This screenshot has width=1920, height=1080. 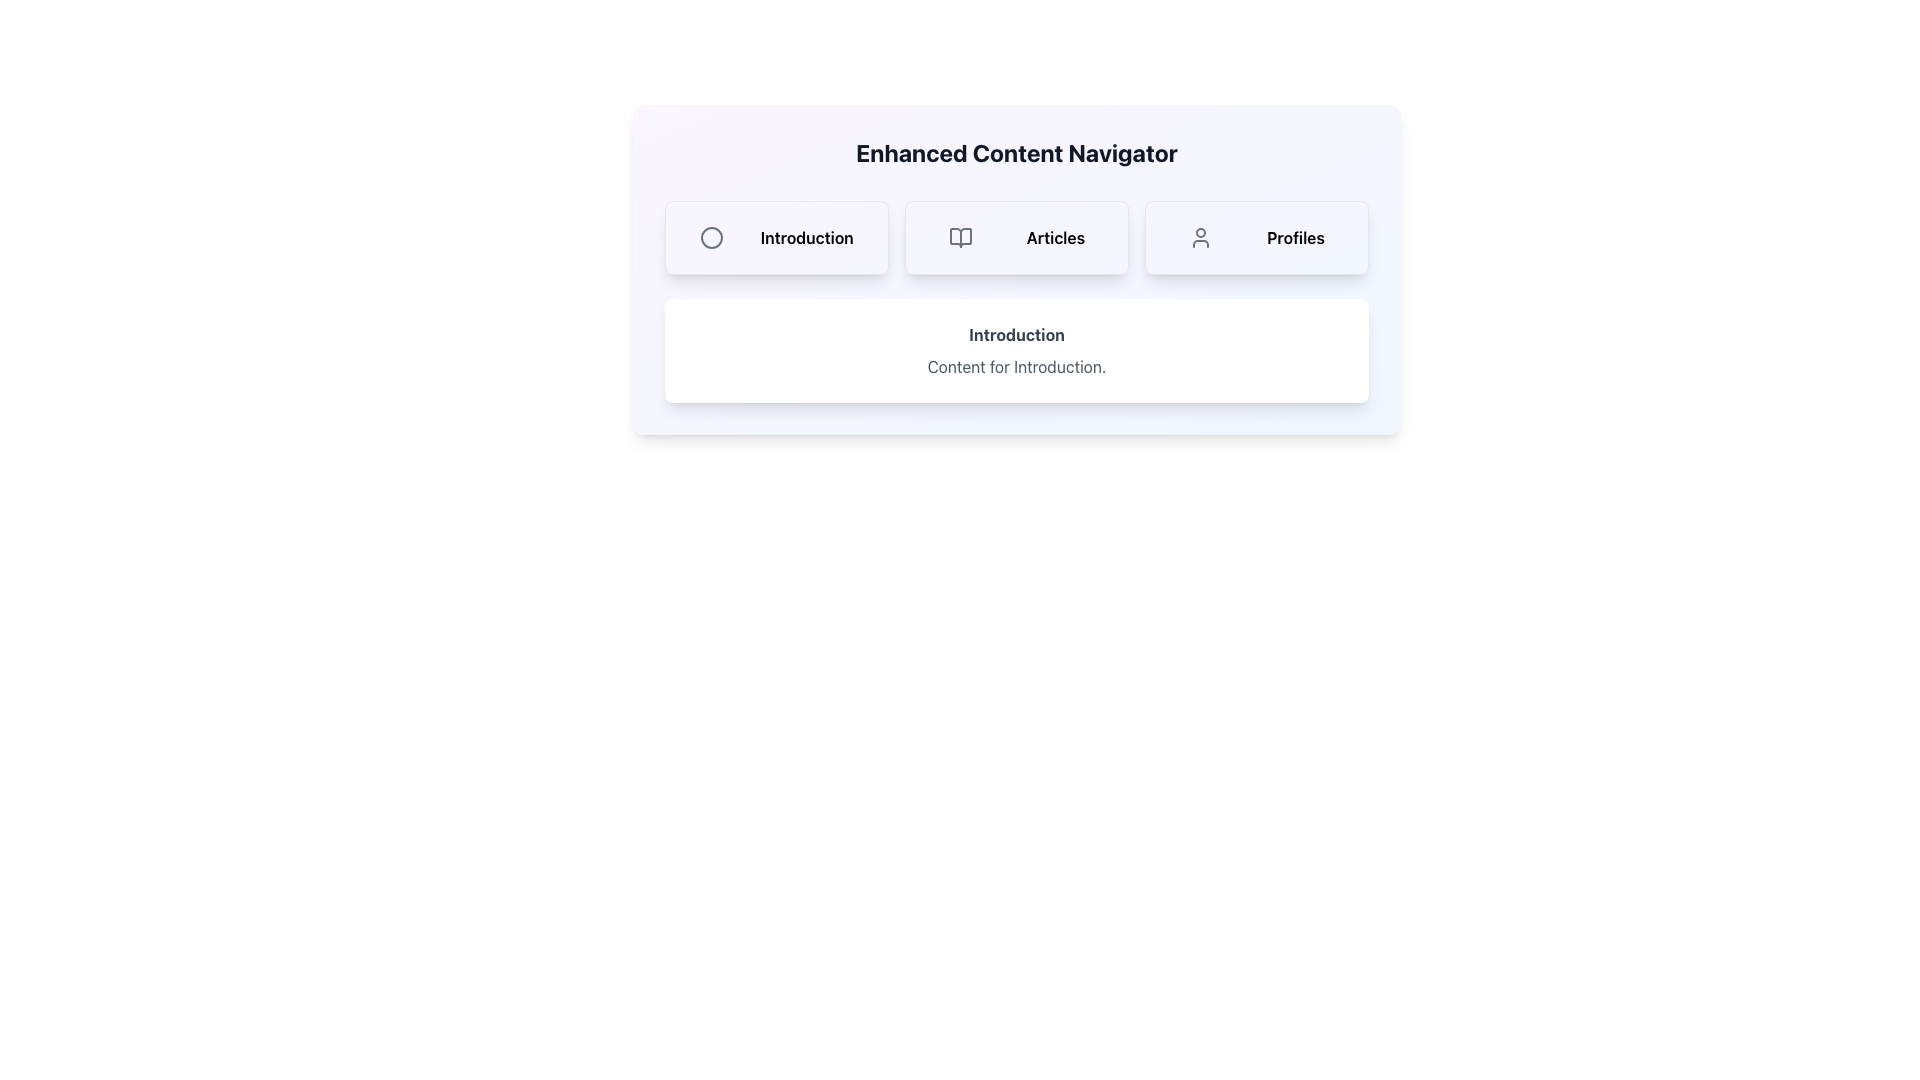 What do you see at coordinates (776, 237) in the screenshot?
I see `the 'Introduction' button located on the leftmost part of the navigation section titled 'Enhanced Content Navigator'` at bounding box center [776, 237].